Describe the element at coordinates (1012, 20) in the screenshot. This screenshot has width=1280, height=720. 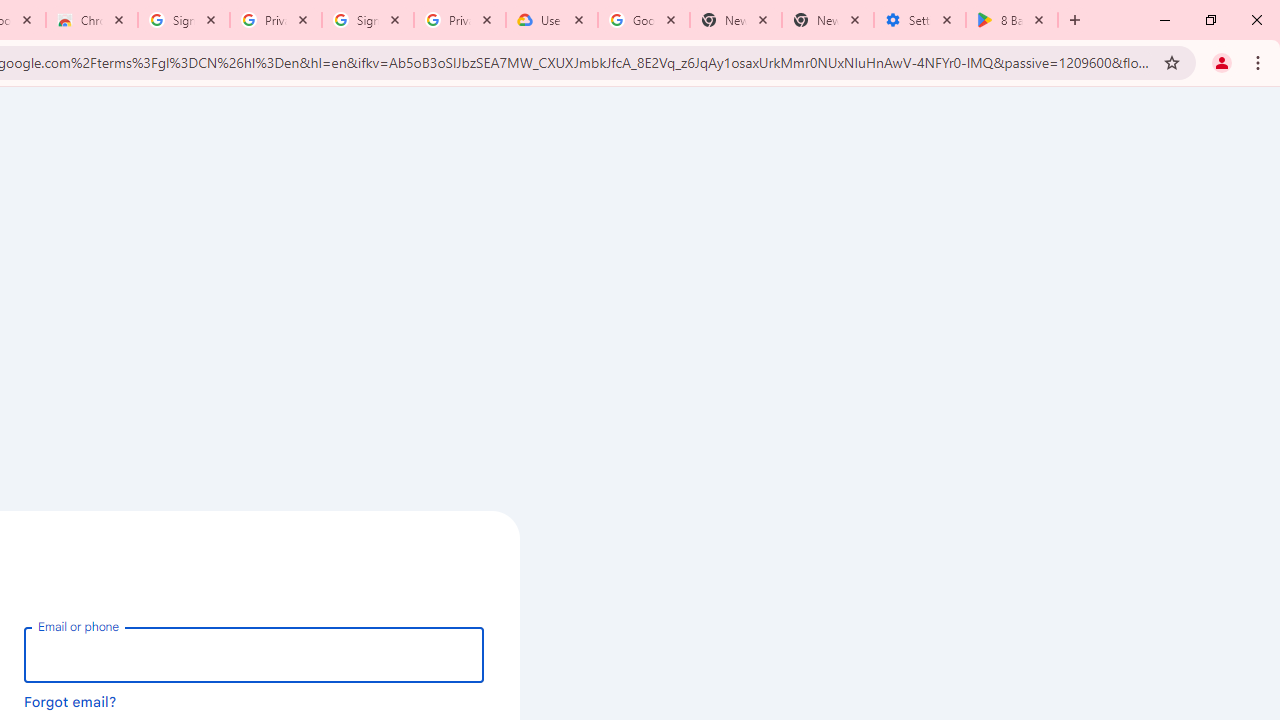
I see `'8 Ball Pool - Apps on Google Play'` at that location.